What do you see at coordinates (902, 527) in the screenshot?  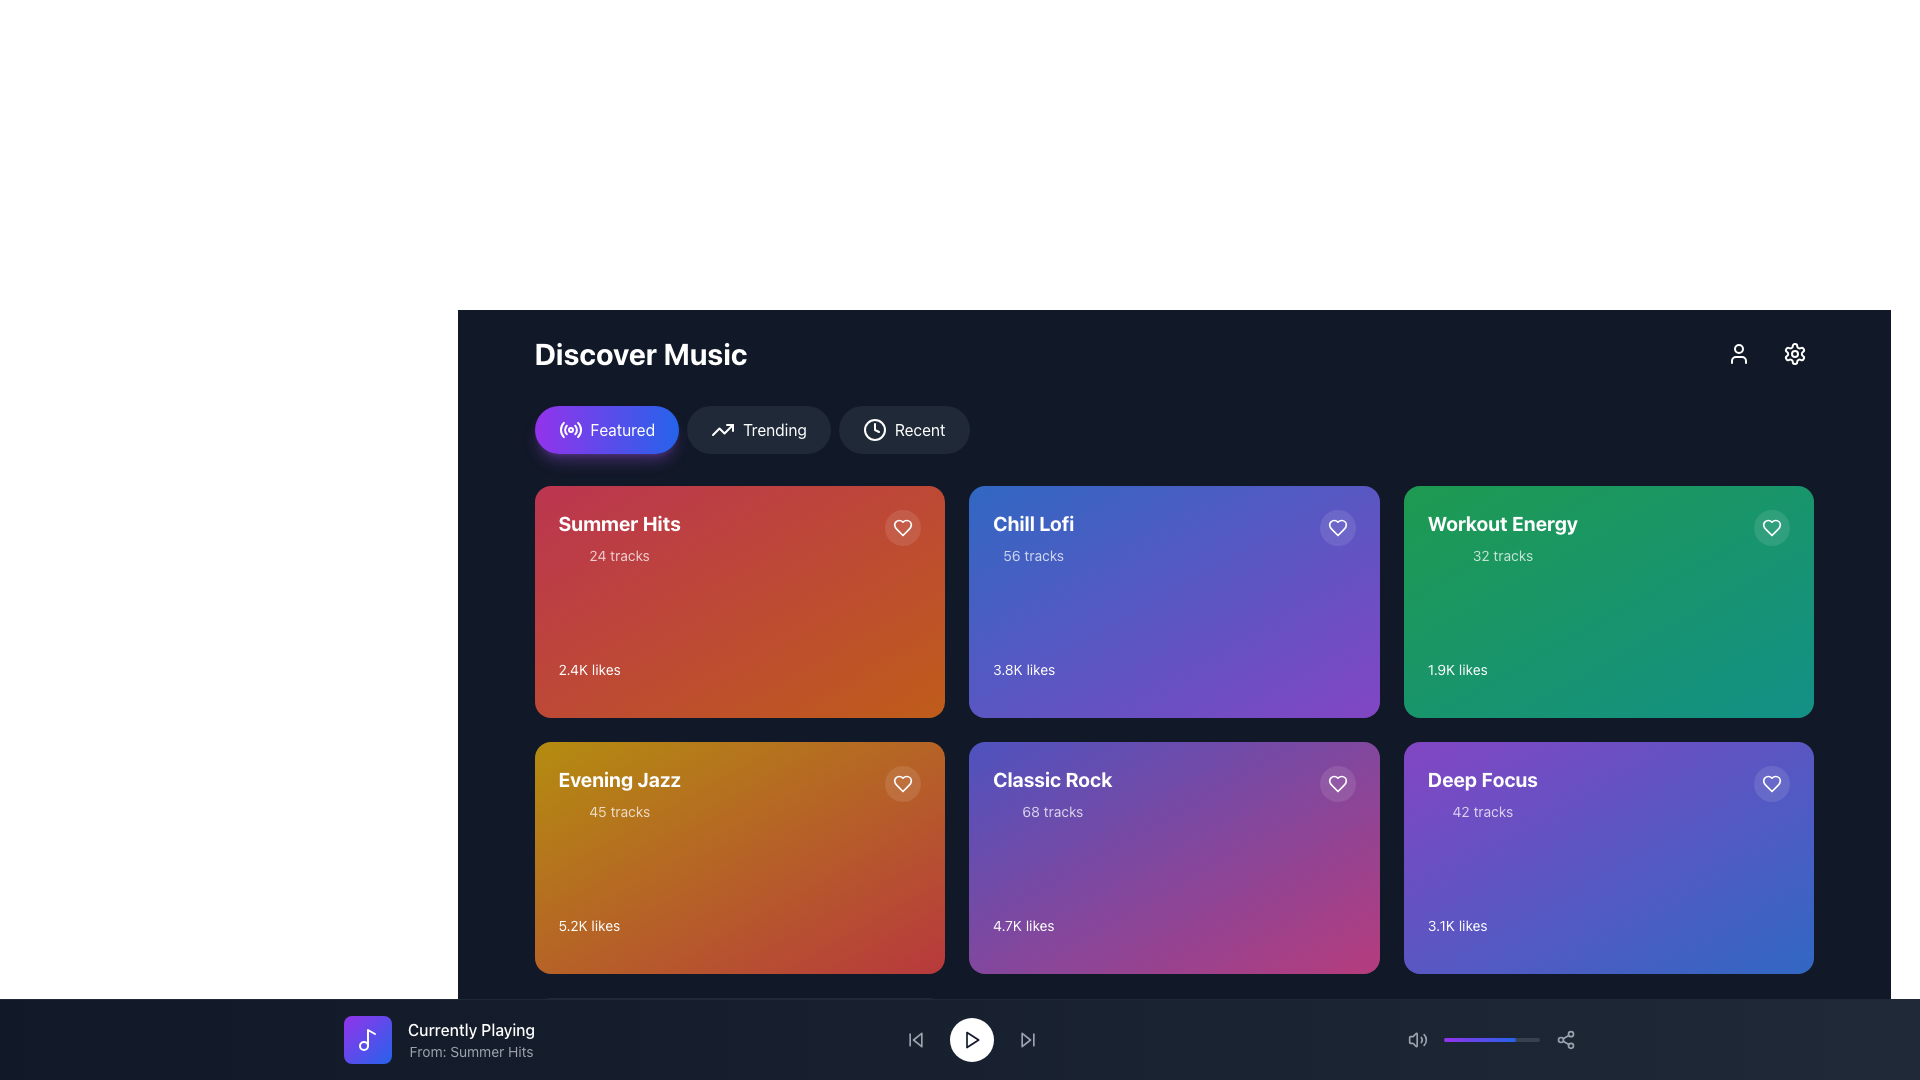 I see `the heart-shaped button with a white outline located in the top-right corner of the 'Summer Hits' card to observe the style change` at bounding box center [902, 527].